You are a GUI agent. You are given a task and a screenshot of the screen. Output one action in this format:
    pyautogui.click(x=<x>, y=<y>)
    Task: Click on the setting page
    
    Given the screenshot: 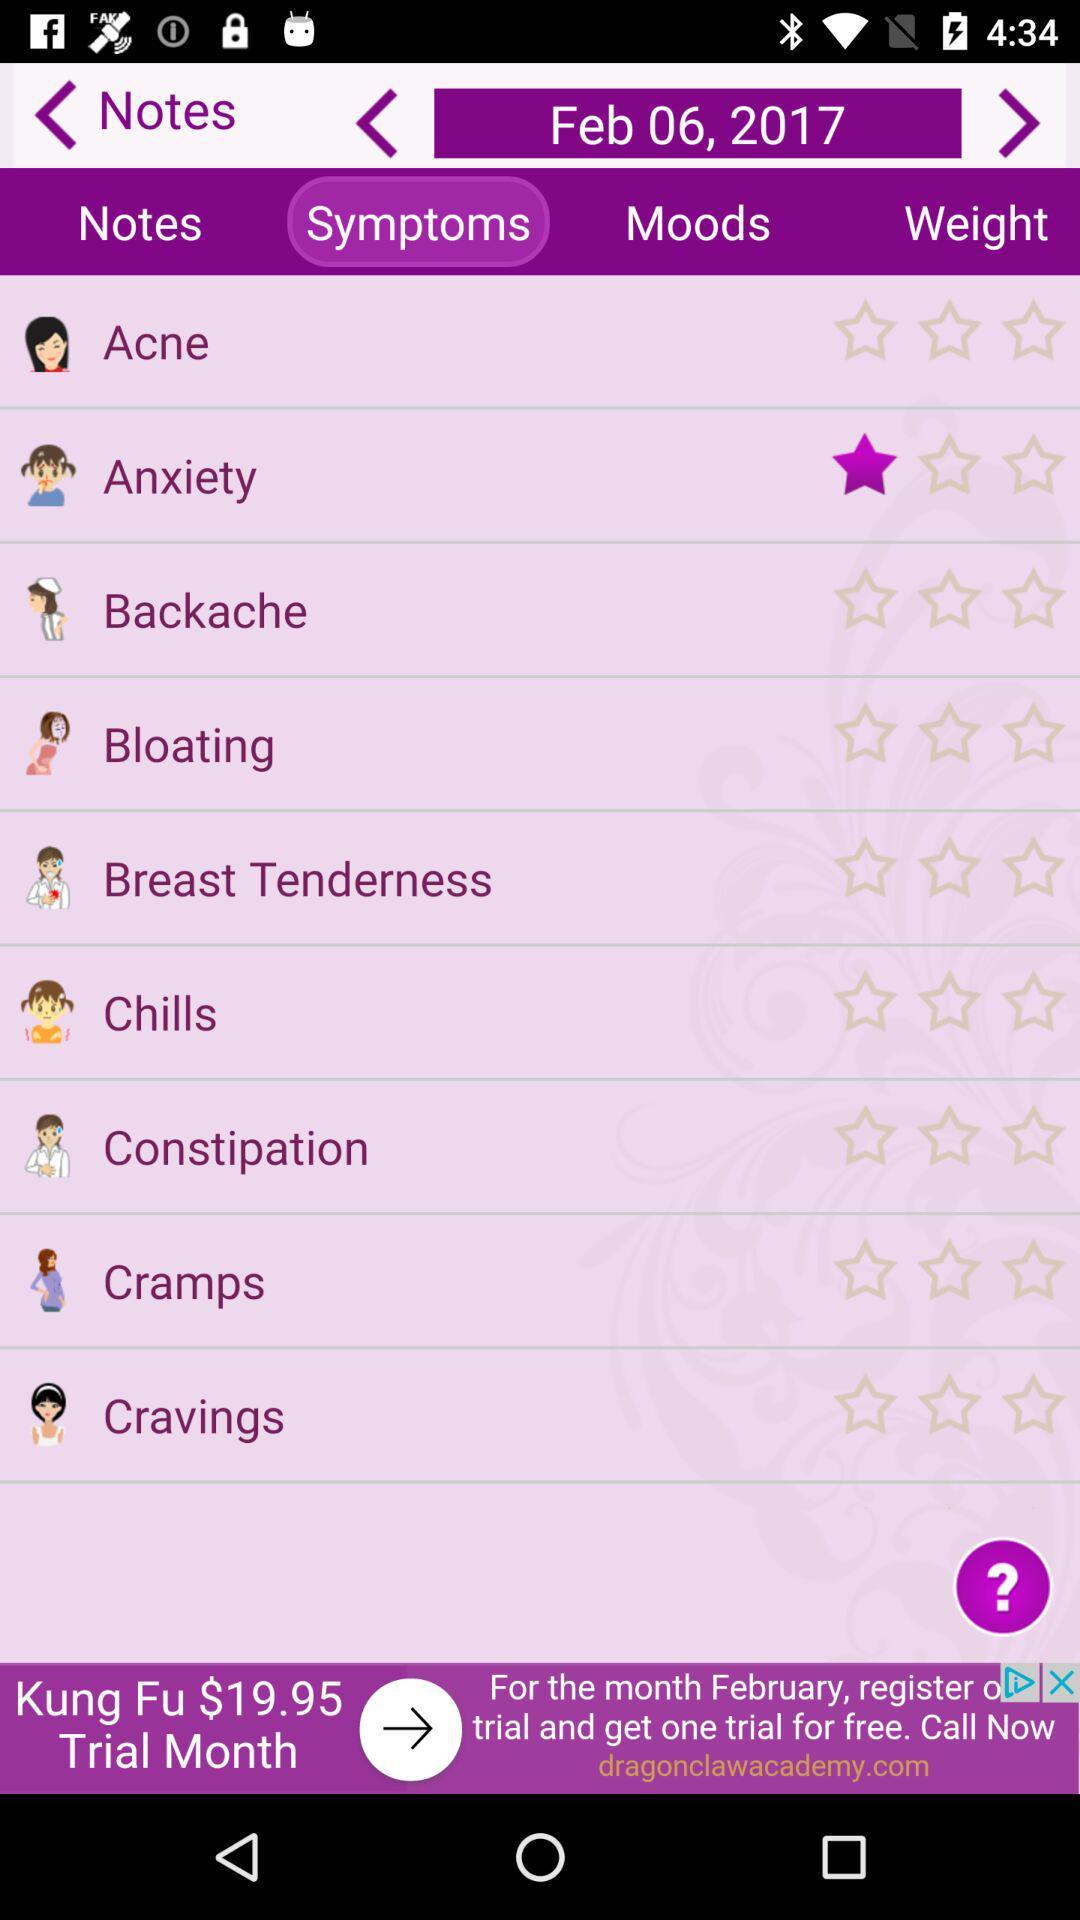 What is the action you would take?
    pyautogui.click(x=46, y=742)
    